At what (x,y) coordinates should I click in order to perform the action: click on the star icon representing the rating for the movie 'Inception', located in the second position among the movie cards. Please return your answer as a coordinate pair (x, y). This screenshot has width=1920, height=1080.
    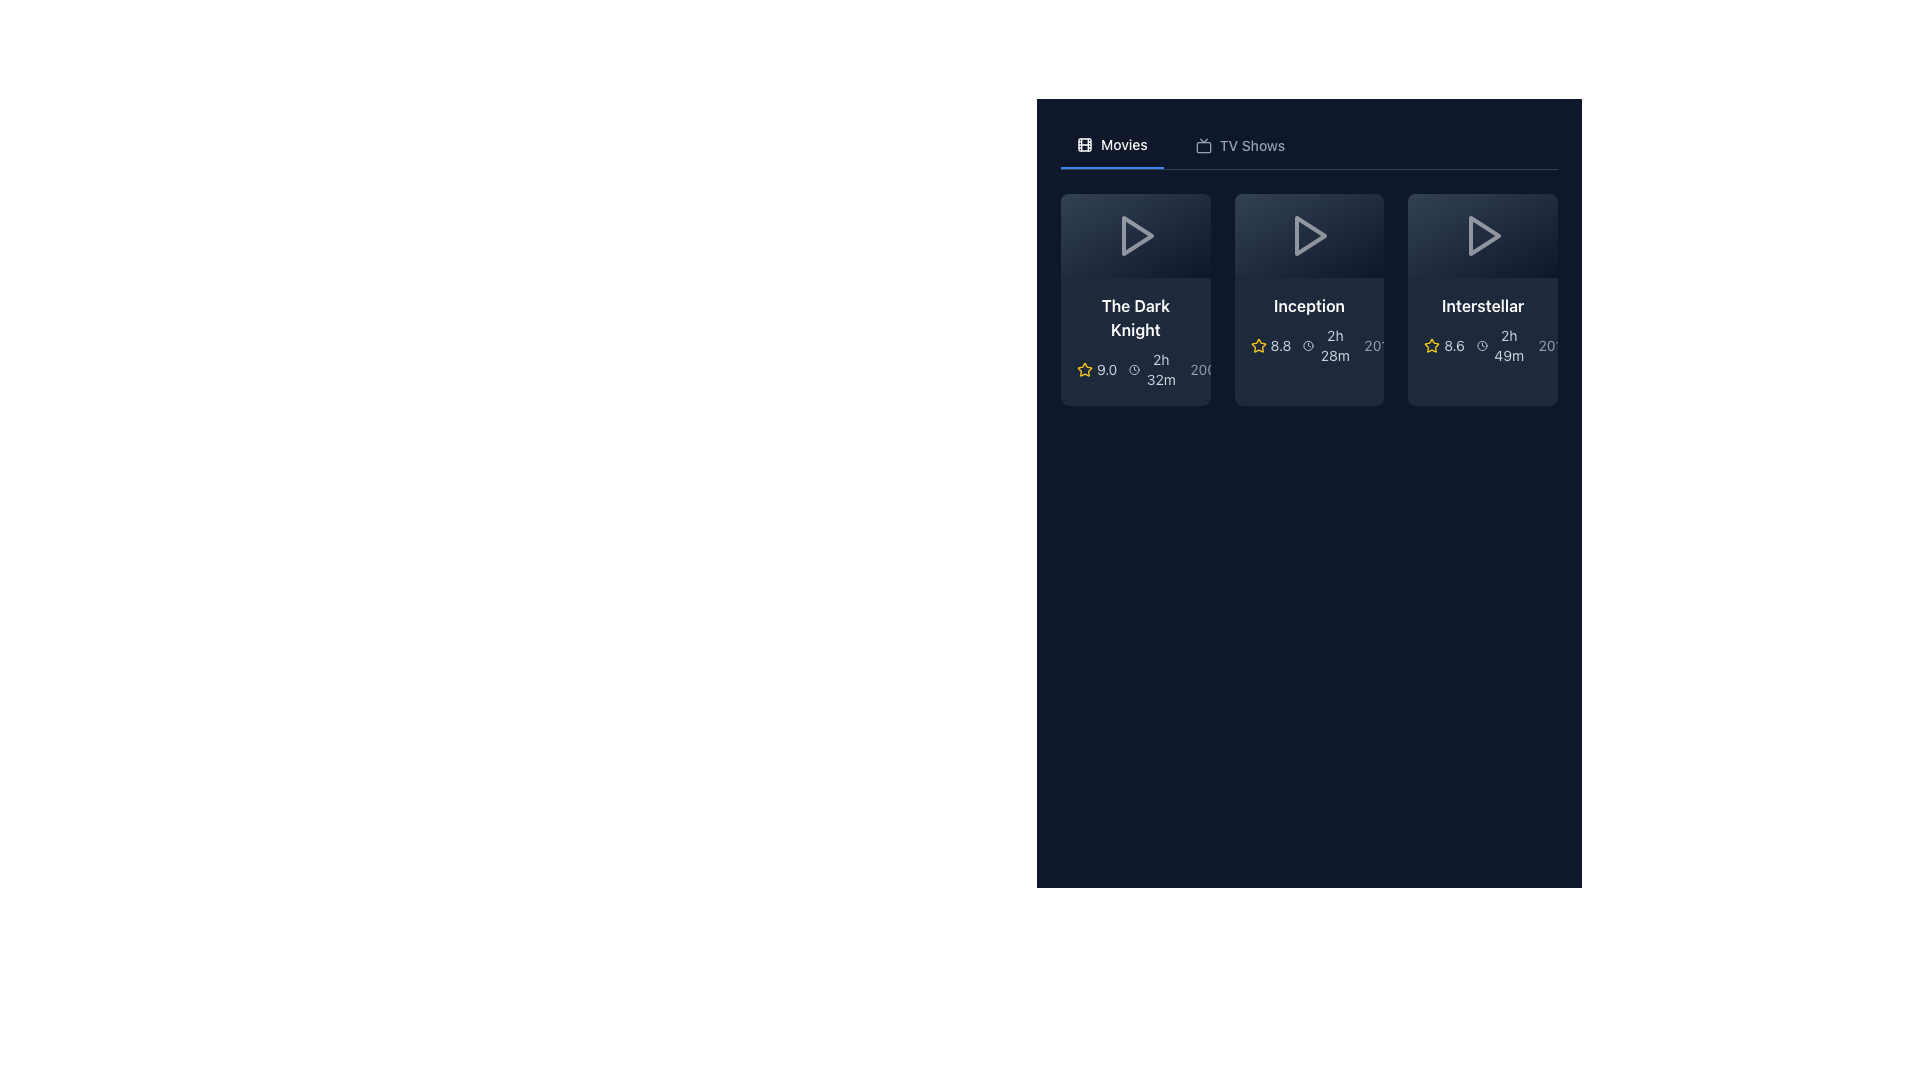
    Looking at the image, I should click on (1257, 345).